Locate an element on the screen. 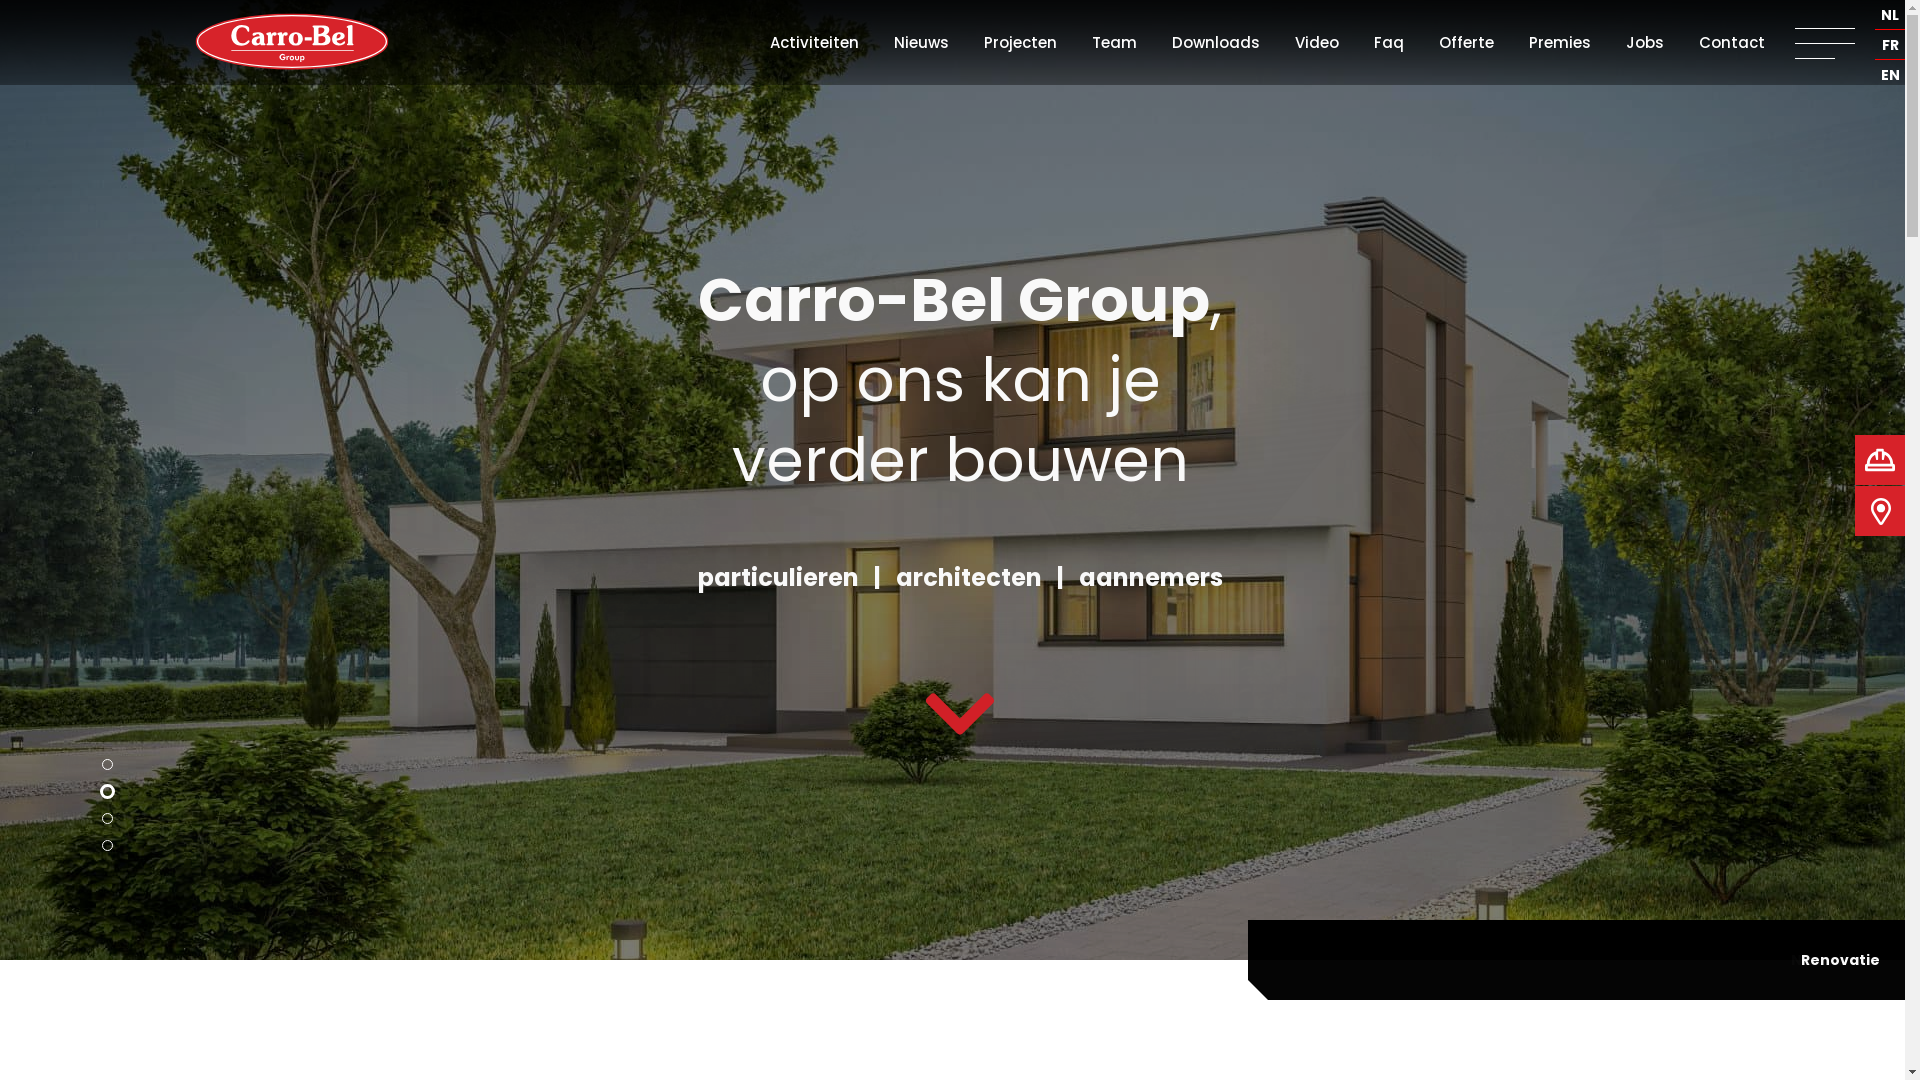 The height and width of the screenshot is (1080, 1920). 'Activiteiten' is located at coordinates (814, 42).